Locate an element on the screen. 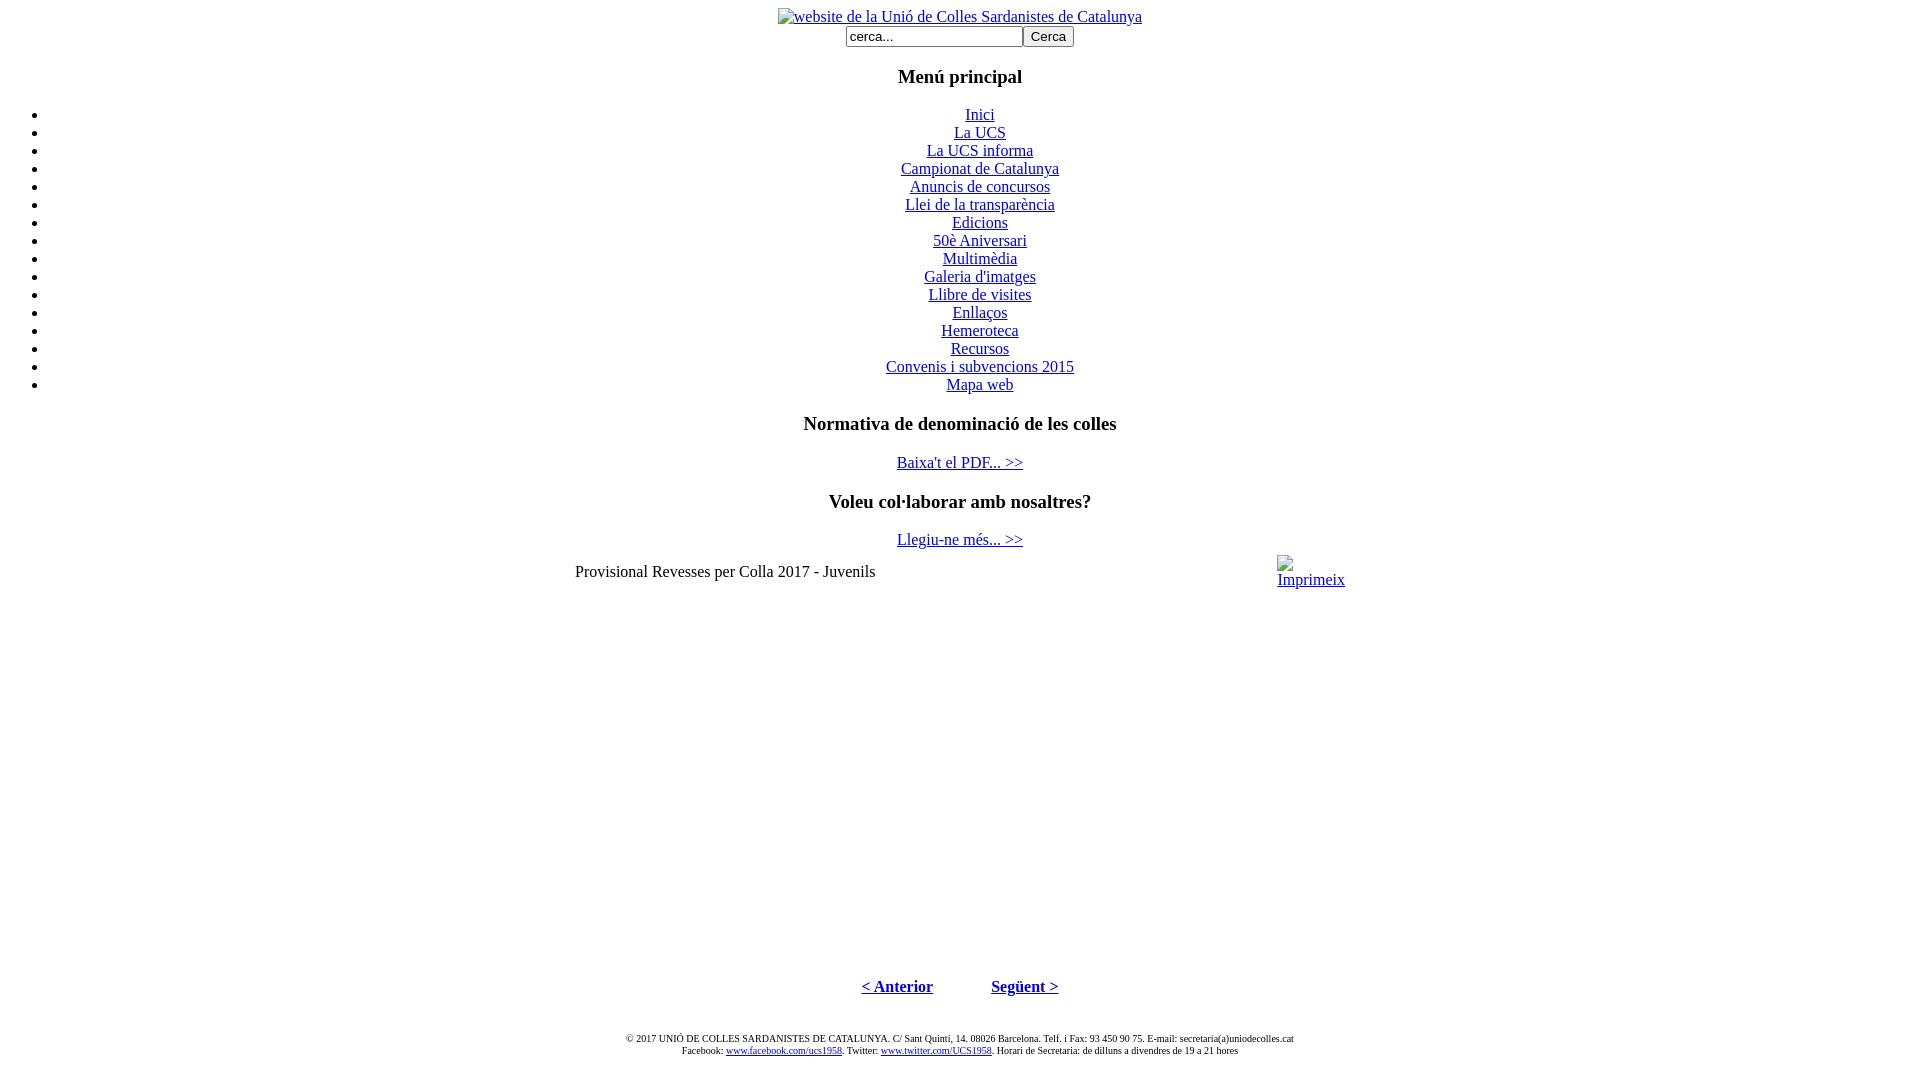 This screenshot has width=1920, height=1080. 'www.twitter.com/UCS1958' is located at coordinates (935, 1049).